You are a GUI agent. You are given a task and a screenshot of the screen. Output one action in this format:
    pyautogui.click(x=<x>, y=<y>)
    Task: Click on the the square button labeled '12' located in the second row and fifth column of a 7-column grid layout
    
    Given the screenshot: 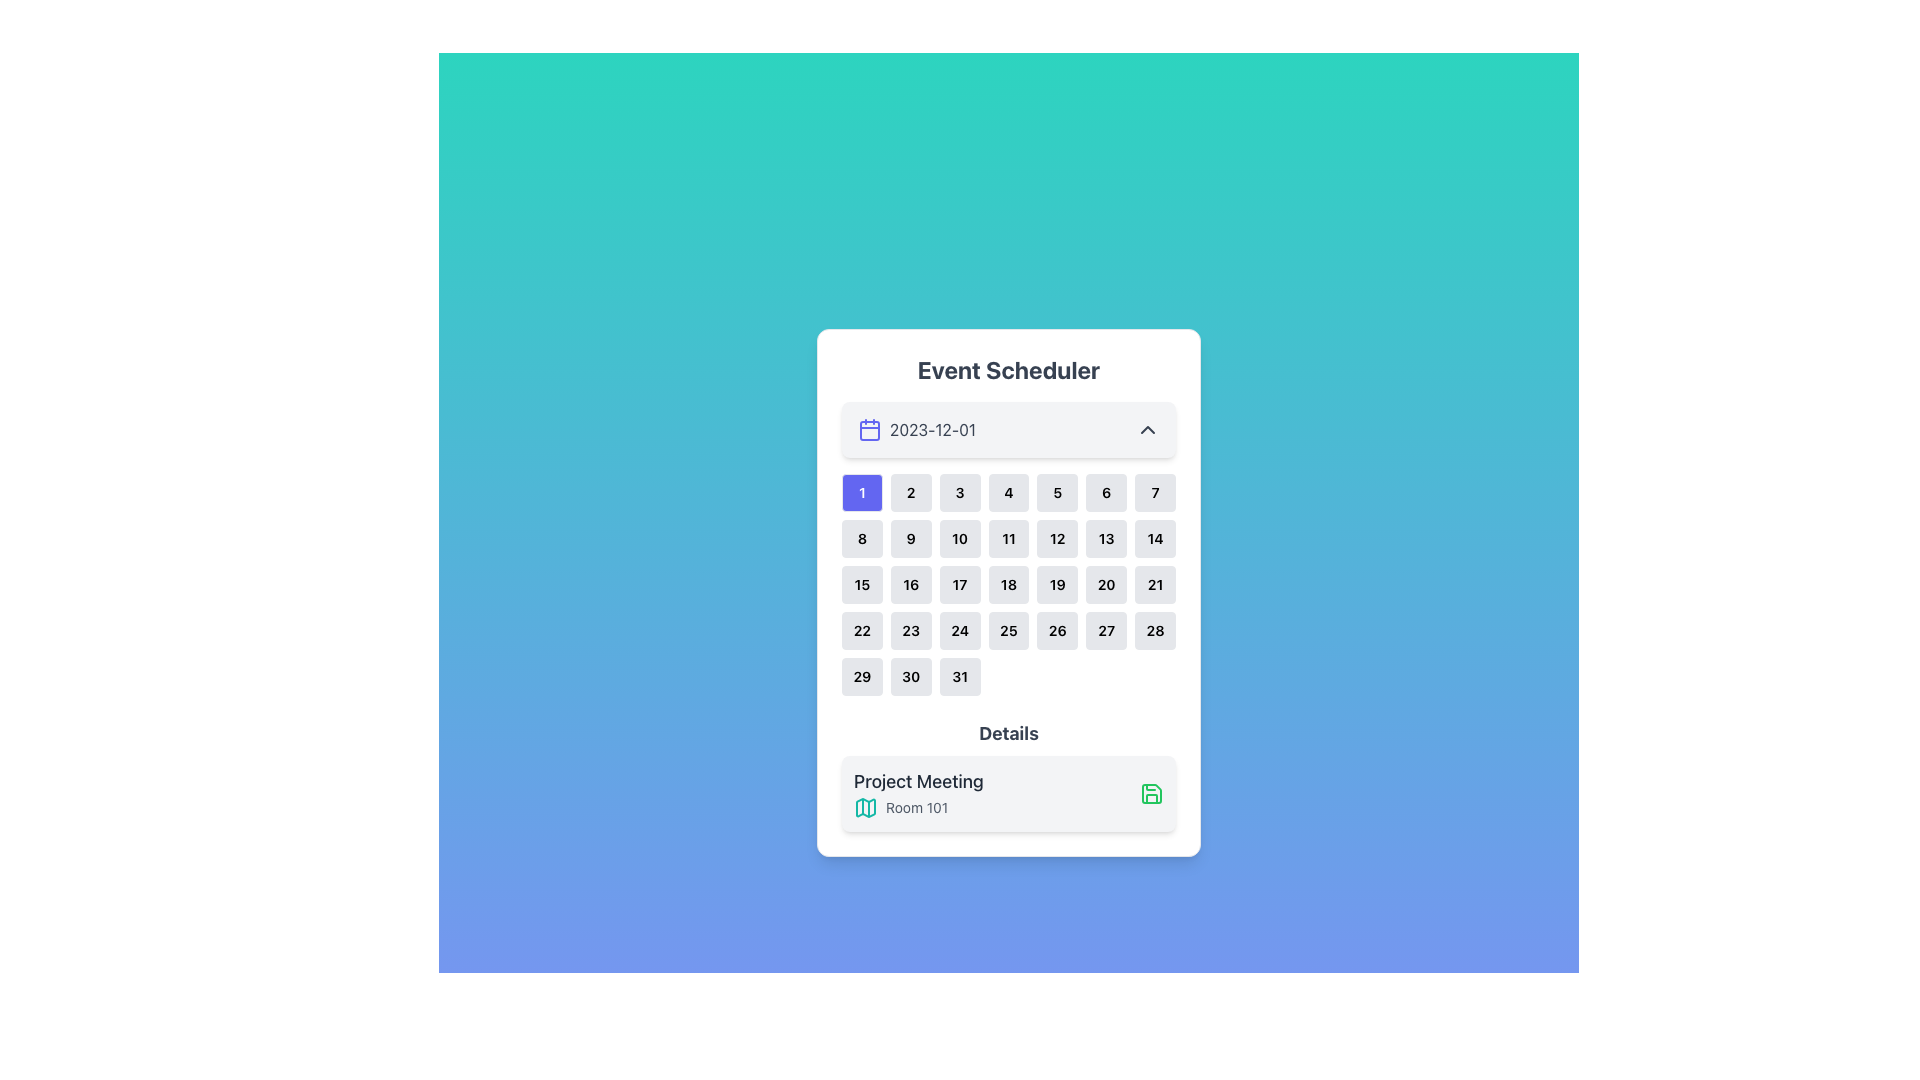 What is the action you would take?
    pyautogui.click(x=1056, y=538)
    